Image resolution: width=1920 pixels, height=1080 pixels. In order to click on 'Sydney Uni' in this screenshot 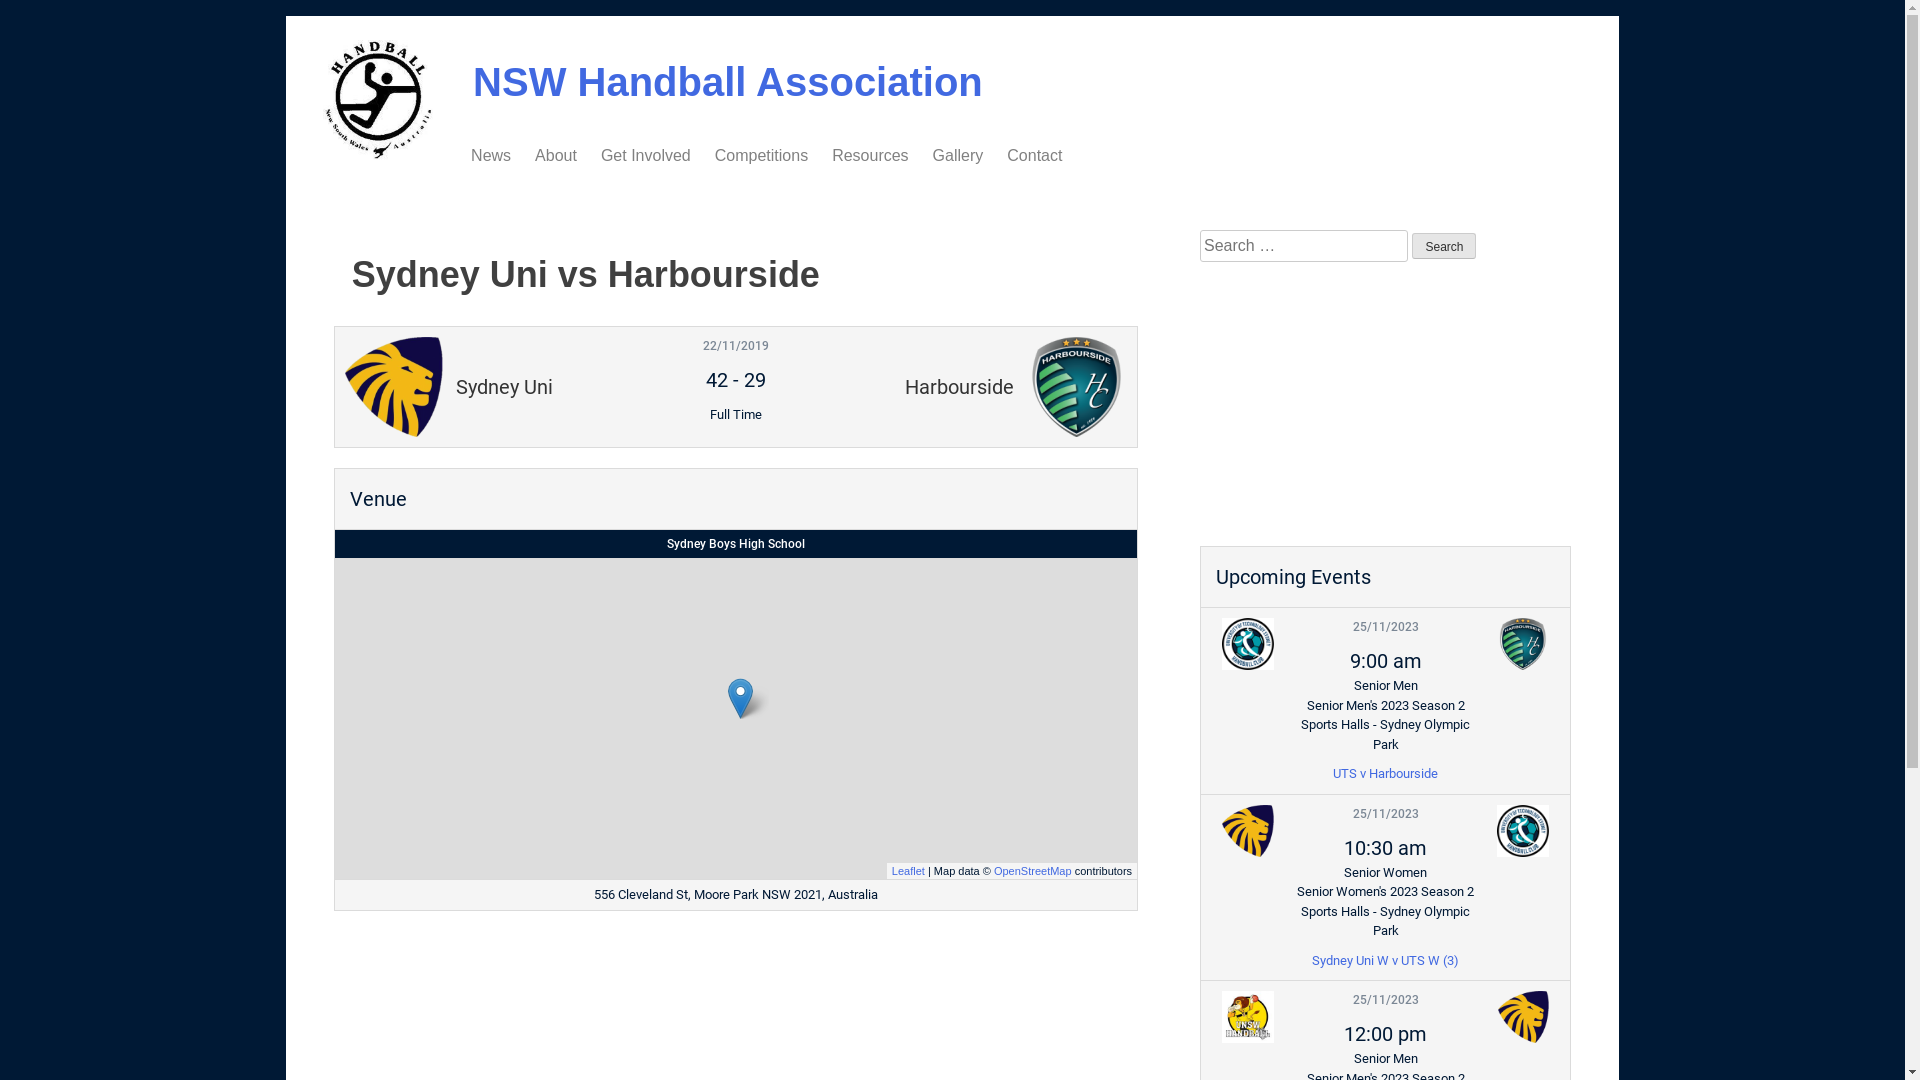, I will do `click(1521, 1017)`.